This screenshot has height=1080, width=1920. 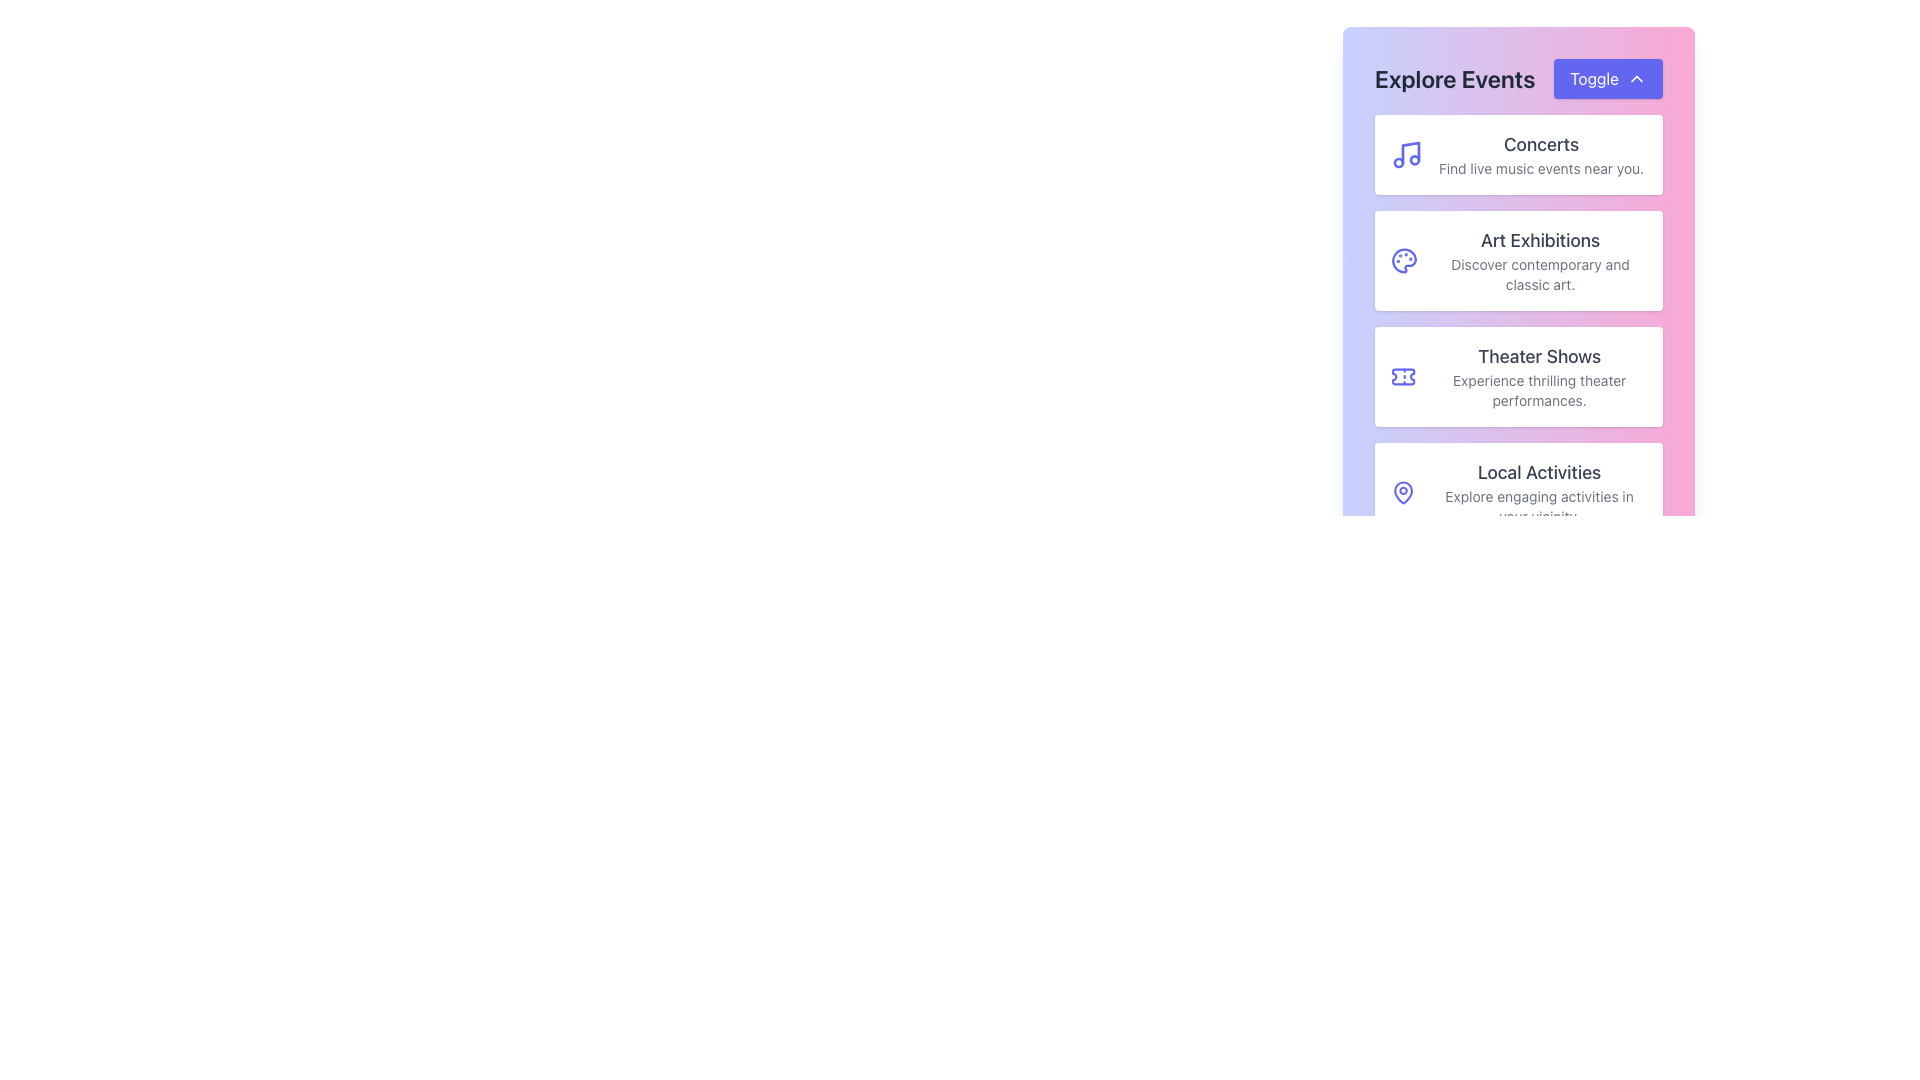 What do you see at coordinates (1538, 473) in the screenshot?
I see `the text label that says 'Local Activities', which is prominently displayed in gray above a descriptive text within the fourth card of the 'Explore Events' section` at bounding box center [1538, 473].